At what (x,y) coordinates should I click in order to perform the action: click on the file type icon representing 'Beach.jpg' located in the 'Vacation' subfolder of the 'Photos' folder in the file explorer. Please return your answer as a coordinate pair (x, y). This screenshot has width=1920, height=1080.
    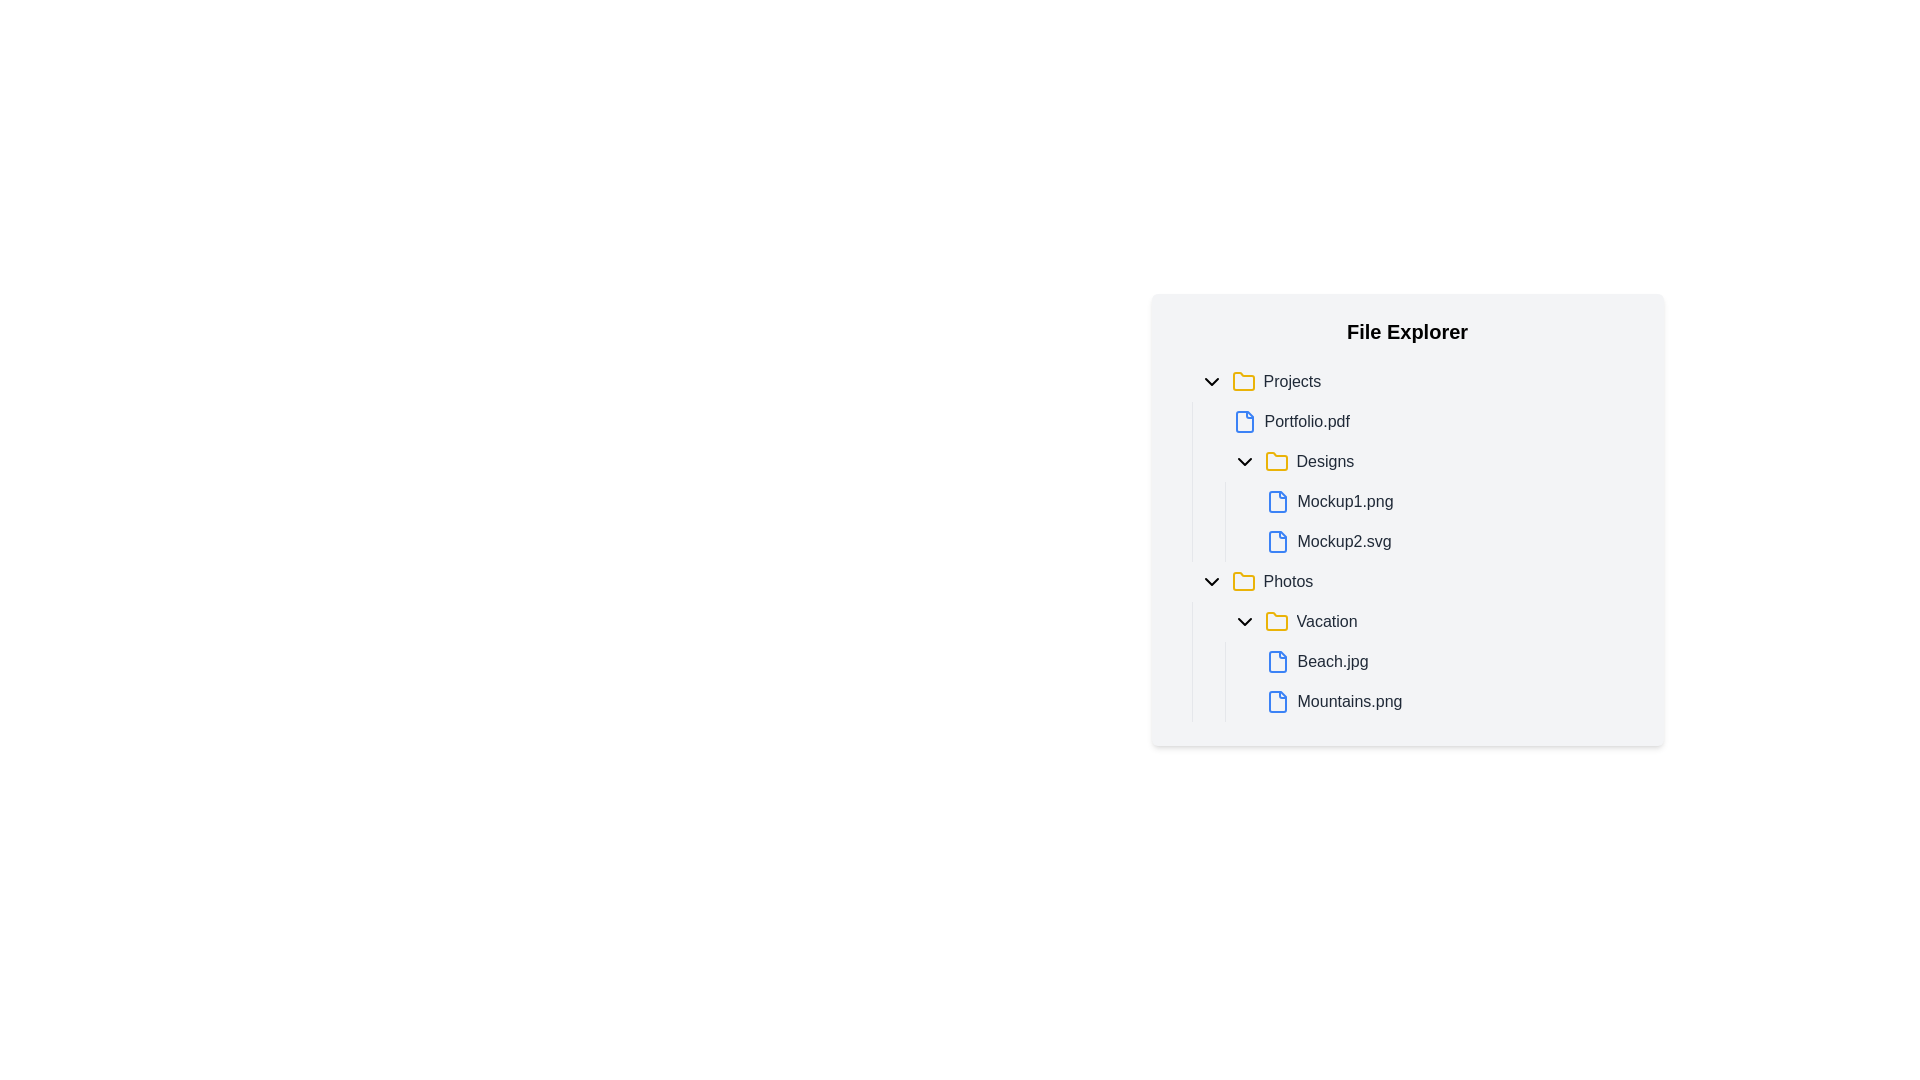
    Looking at the image, I should click on (1276, 662).